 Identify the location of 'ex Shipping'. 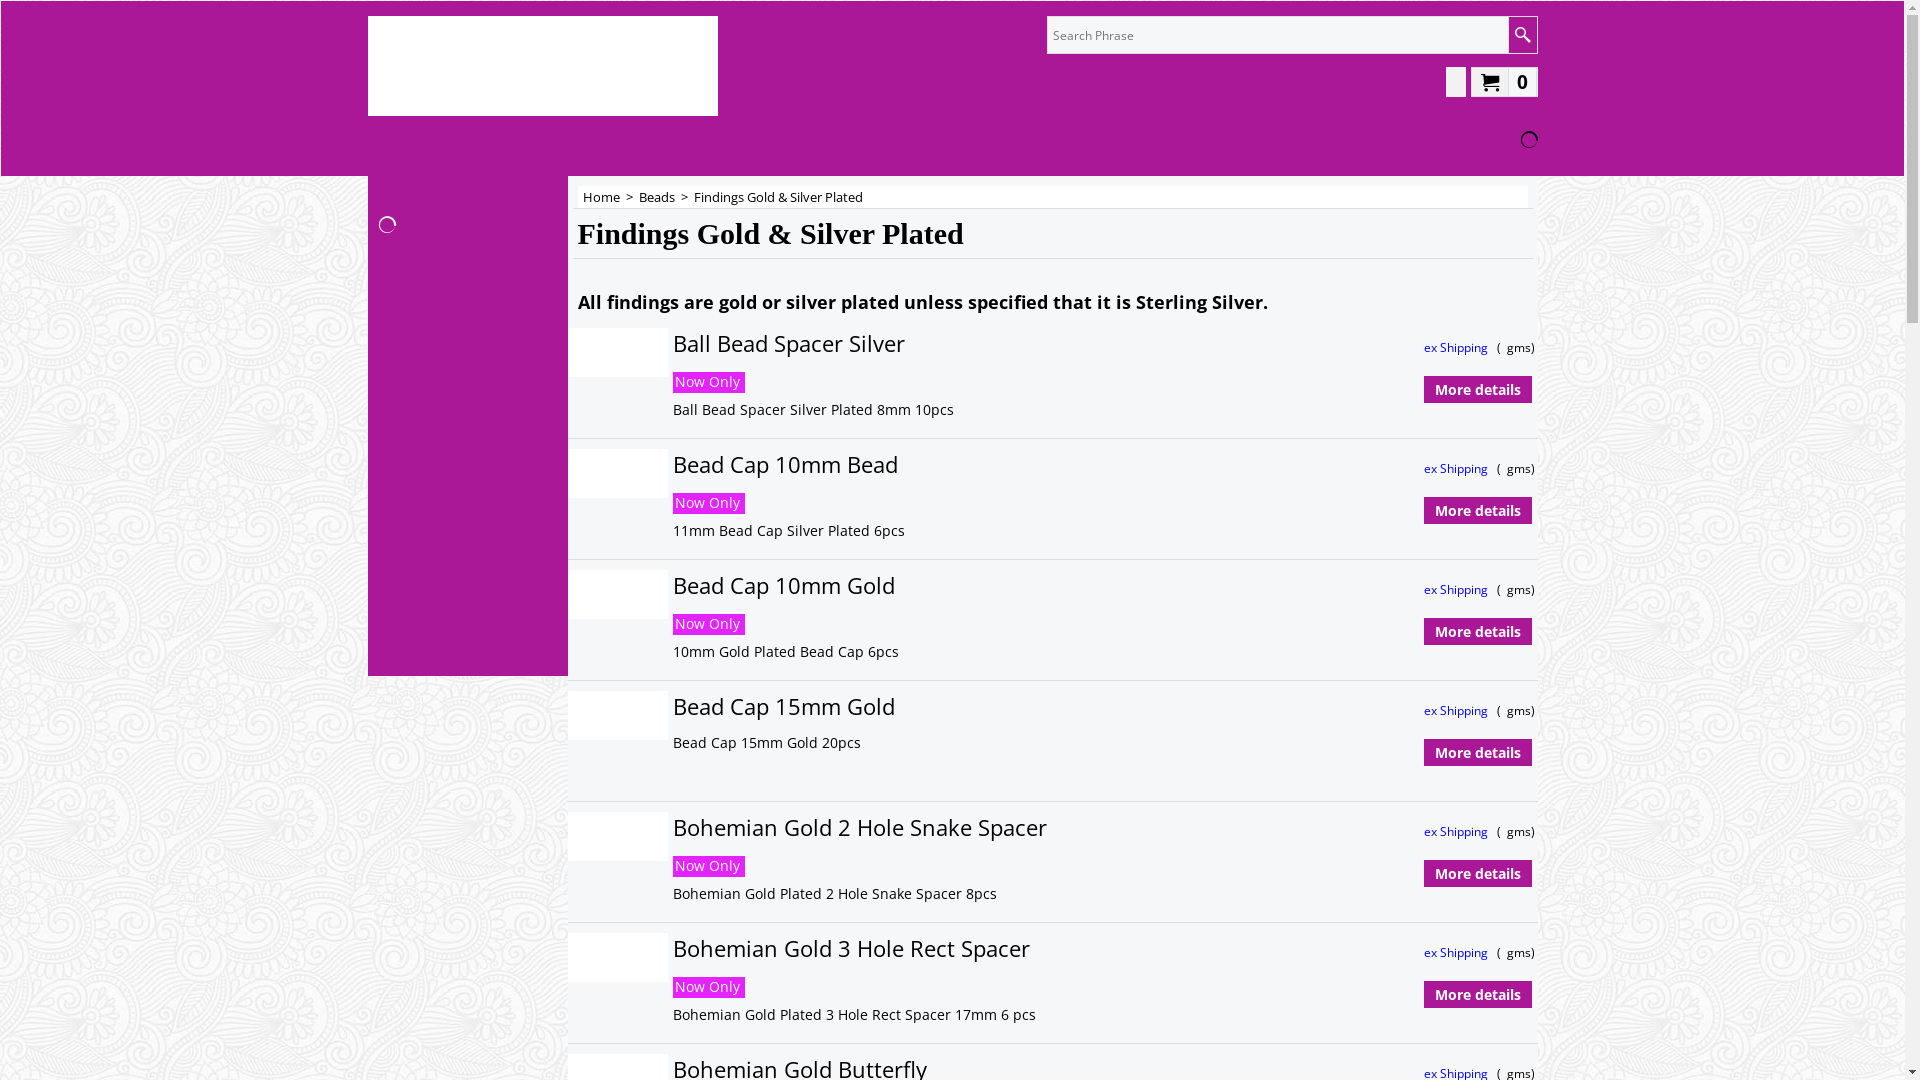
(1457, 588).